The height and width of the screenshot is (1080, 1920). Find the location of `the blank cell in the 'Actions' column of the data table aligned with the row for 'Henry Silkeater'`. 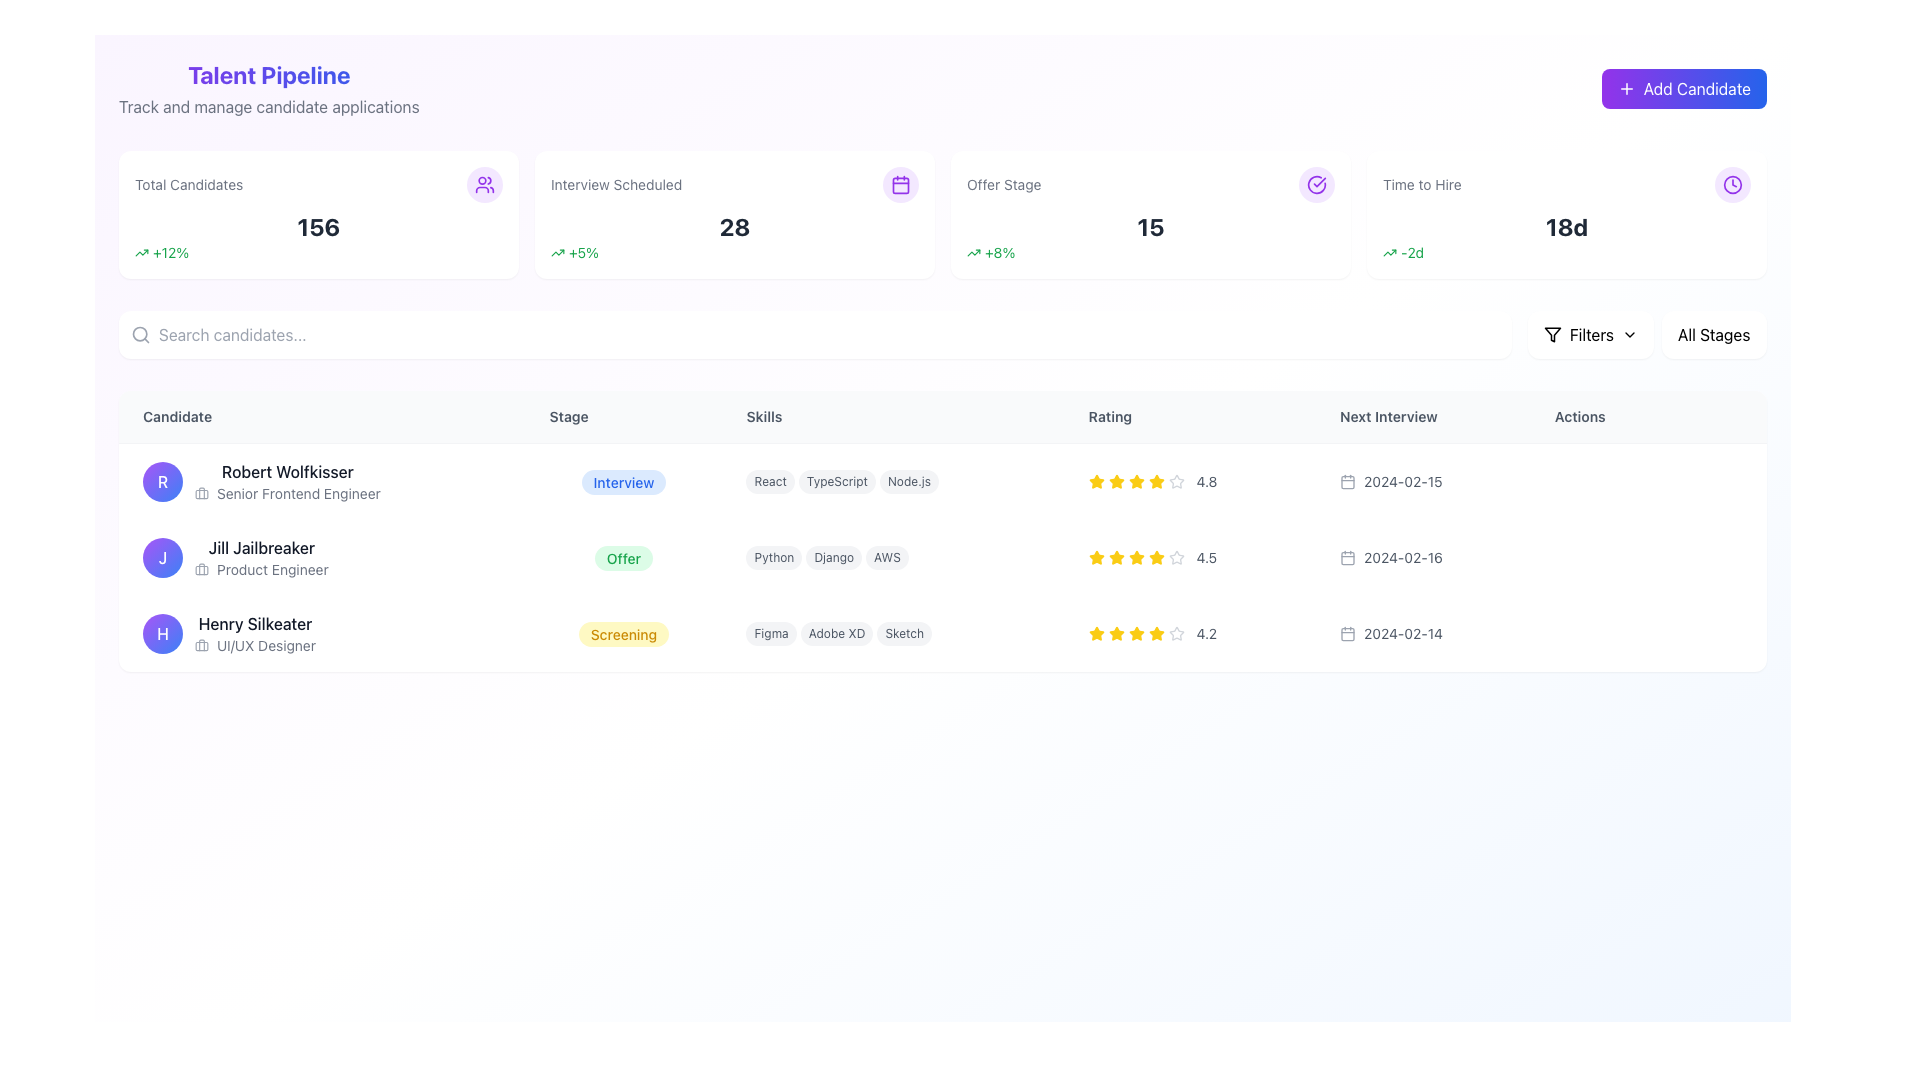

the blank cell in the 'Actions' column of the data table aligned with the row for 'Henry Silkeater' is located at coordinates (1648, 633).